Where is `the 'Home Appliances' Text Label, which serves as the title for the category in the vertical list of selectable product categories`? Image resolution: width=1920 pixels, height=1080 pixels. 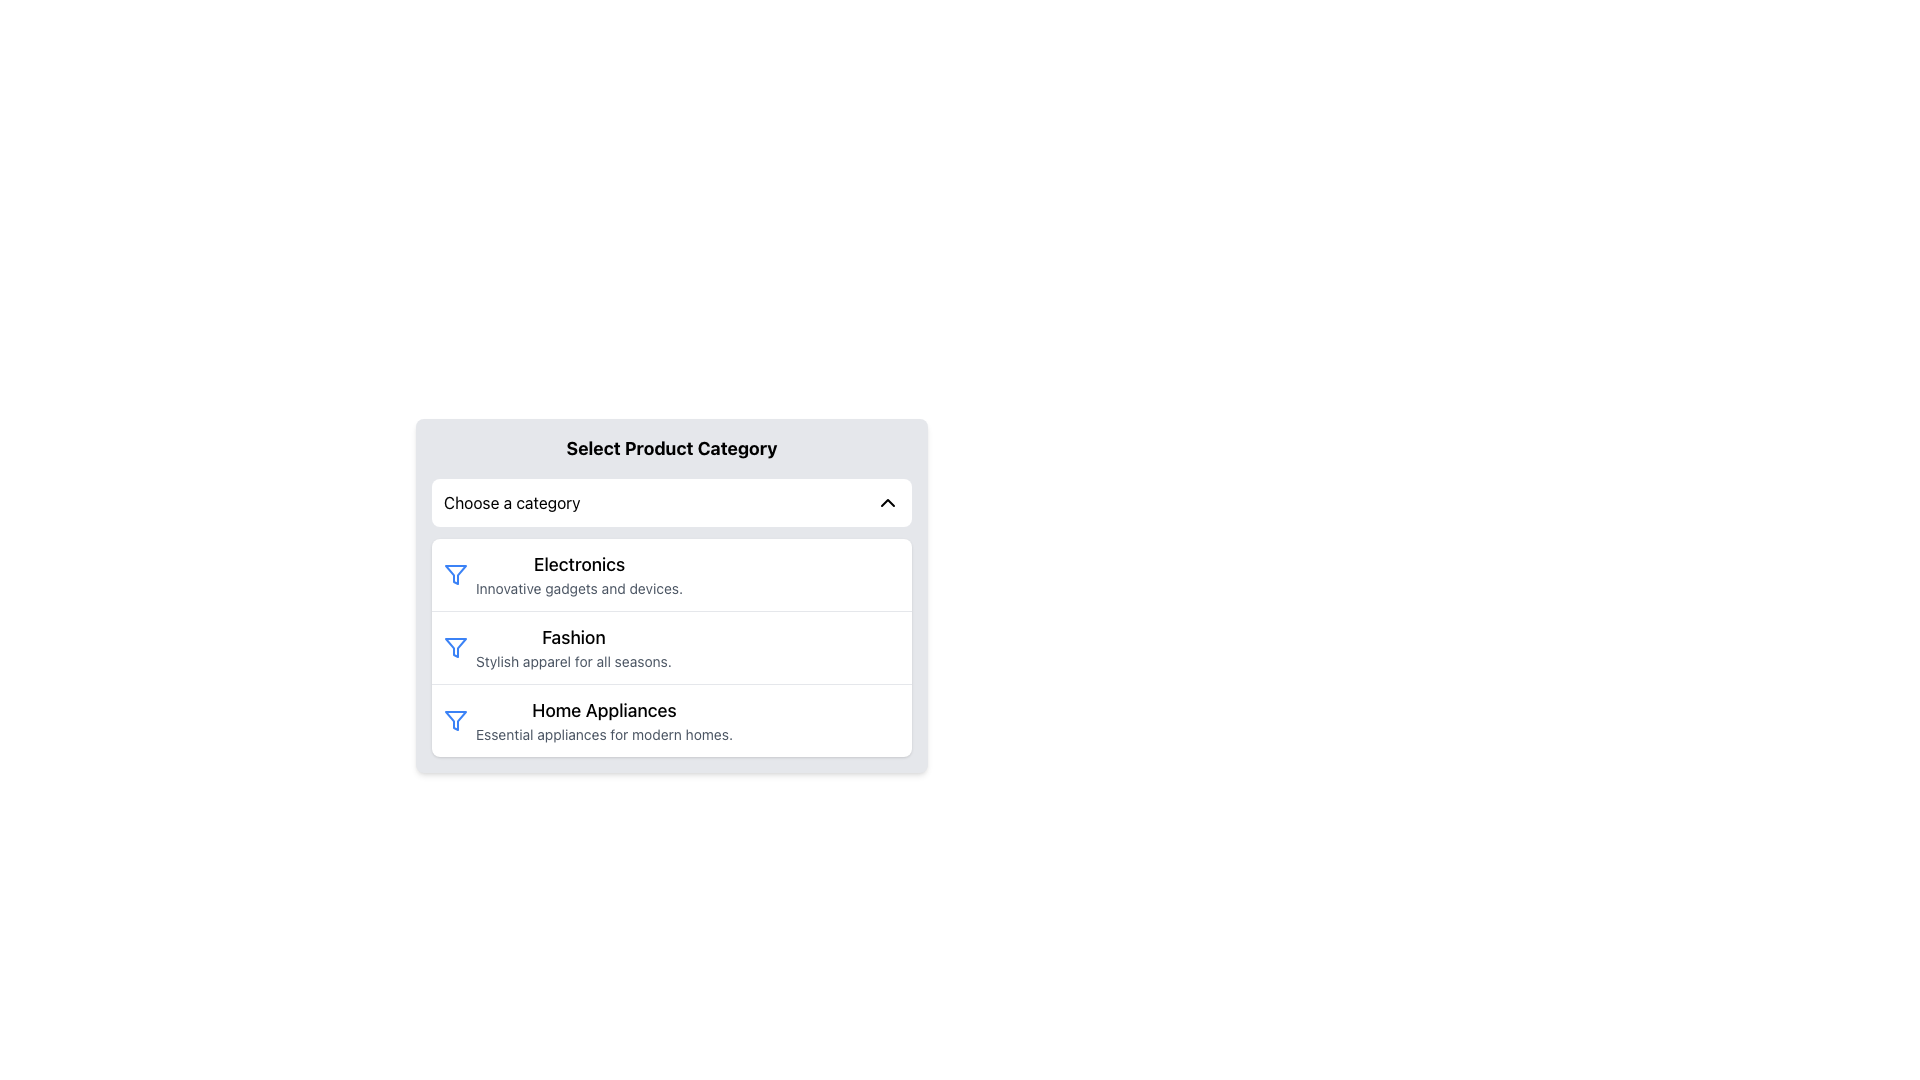
the 'Home Appliances' Text Label, which serves as the title for the category in the vertical list of selectable product categories is located at coordinates (603, 709).